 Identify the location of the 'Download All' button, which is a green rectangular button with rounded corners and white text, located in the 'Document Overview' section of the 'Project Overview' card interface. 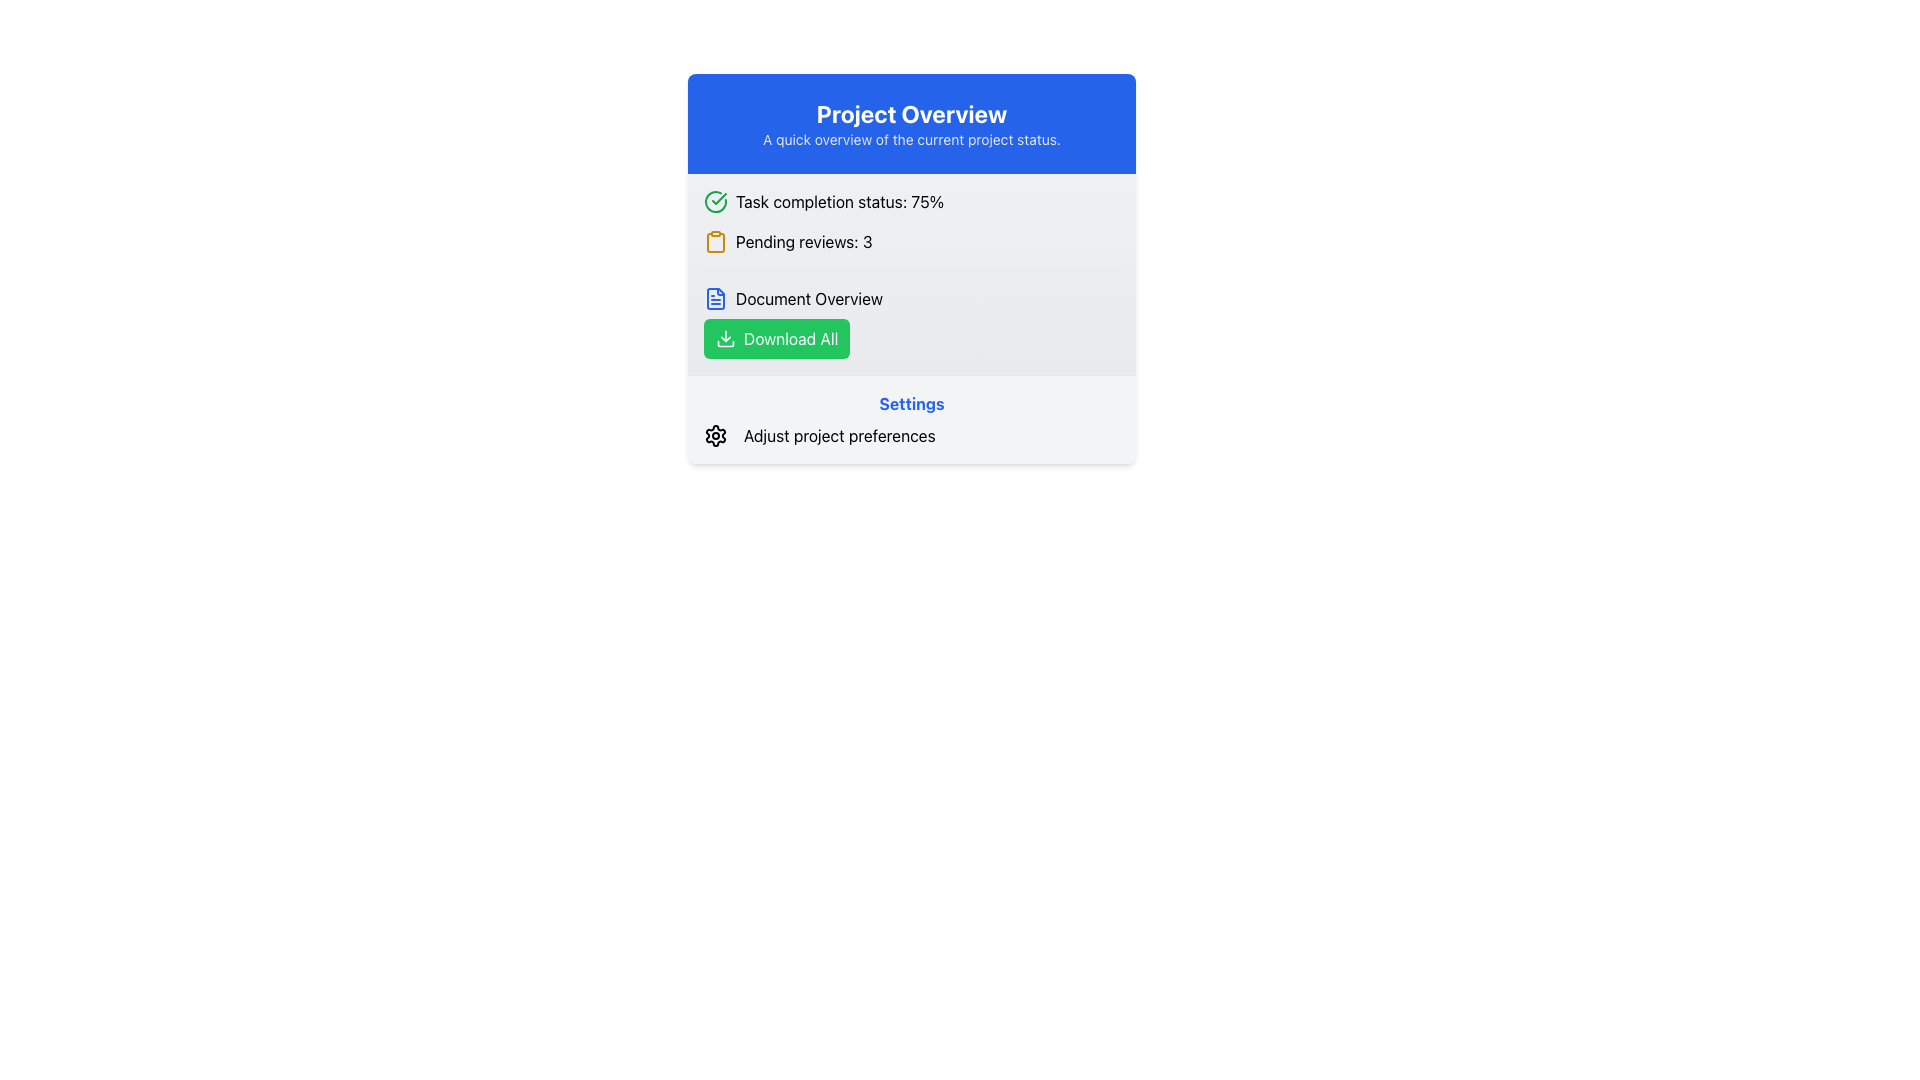
(776, 338).